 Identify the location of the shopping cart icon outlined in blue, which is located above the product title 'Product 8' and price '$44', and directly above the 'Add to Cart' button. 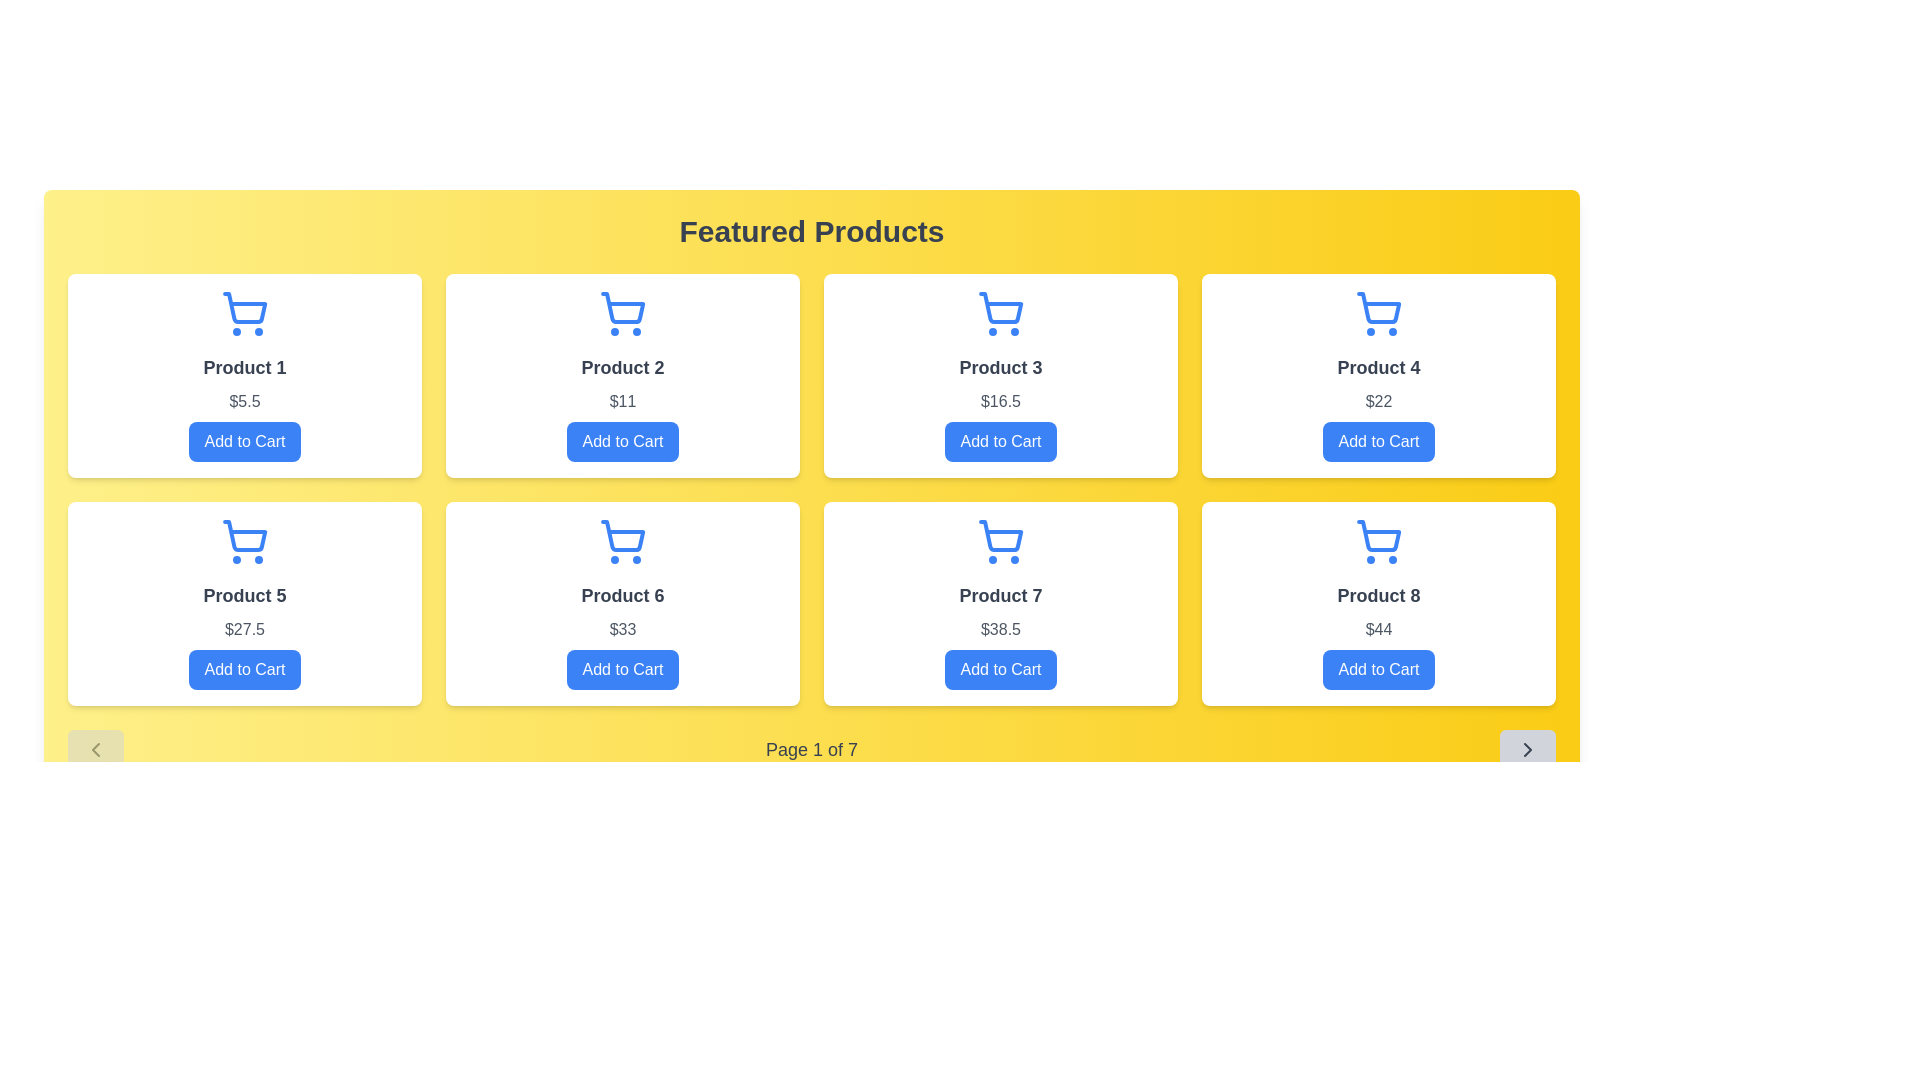
(1377, 542).